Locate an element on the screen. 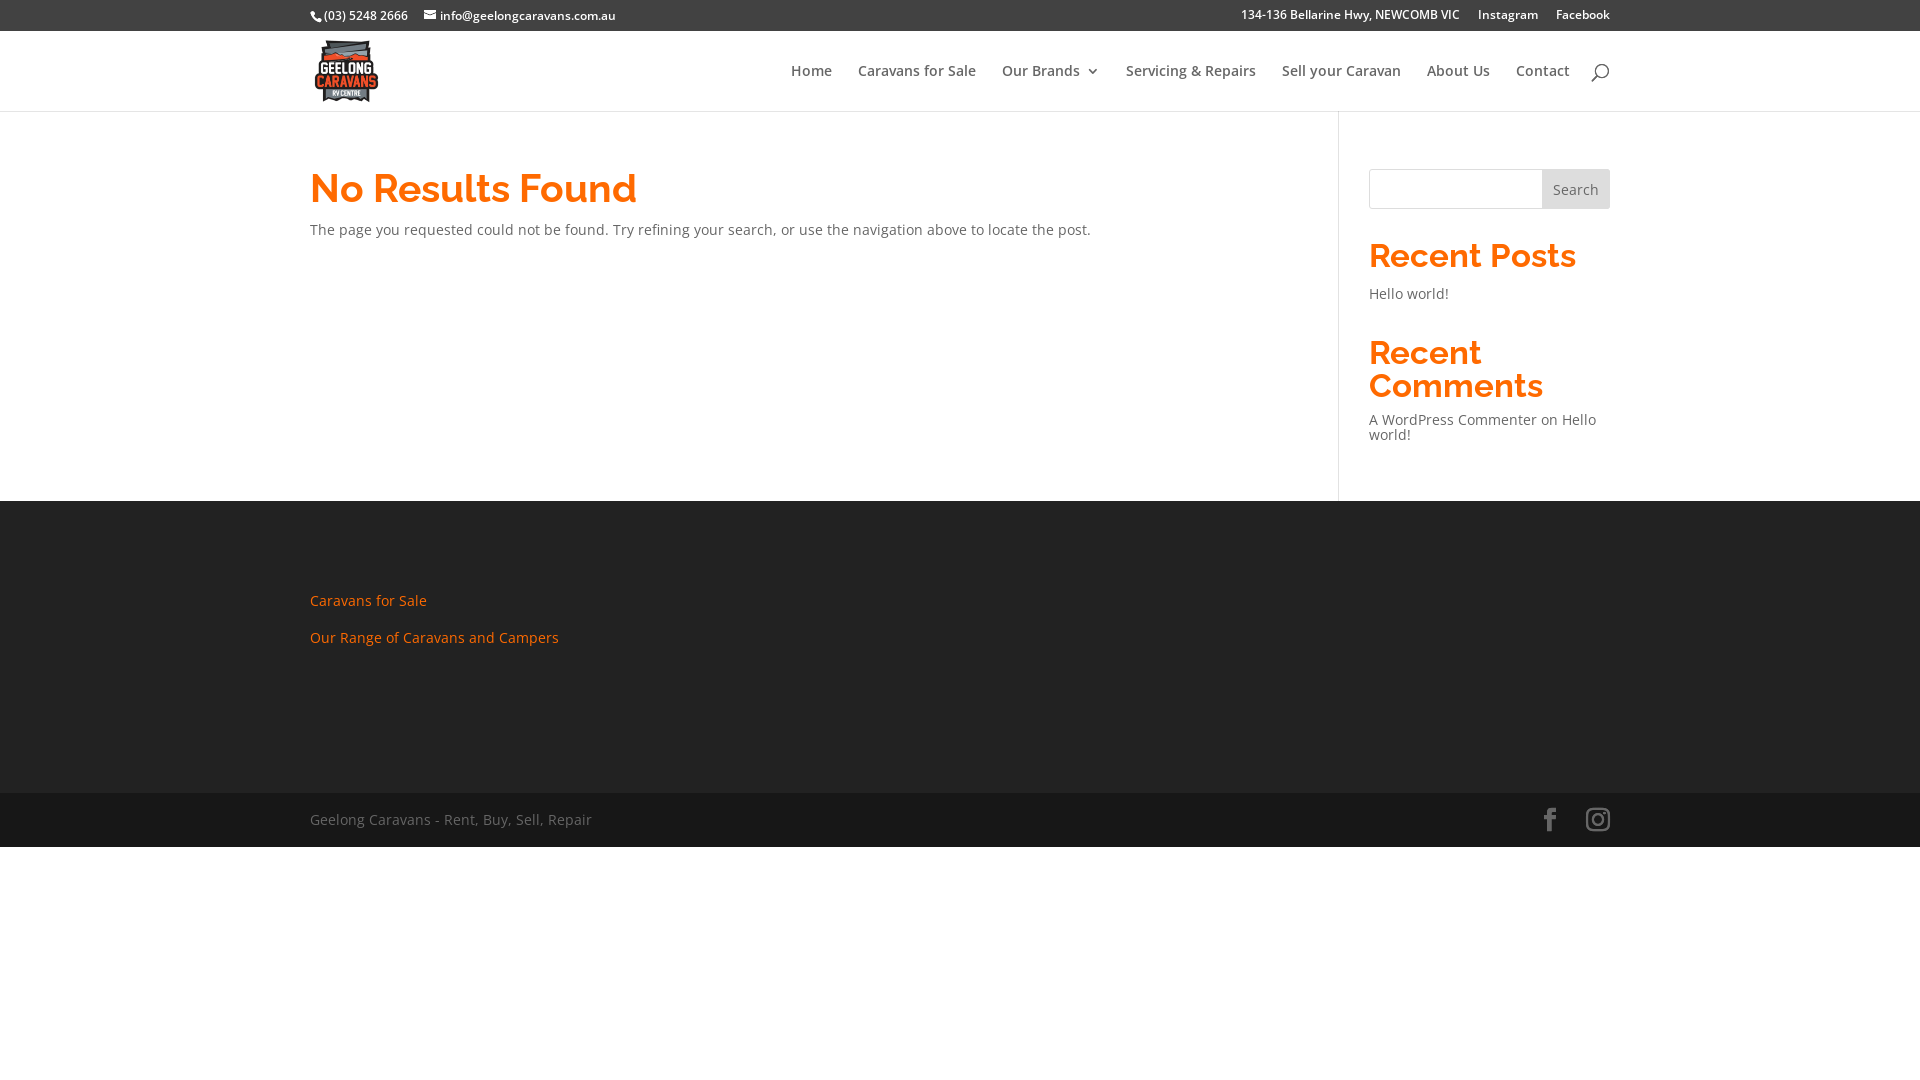  'Sell your Caravan' is located at coordinates (1281, 86).